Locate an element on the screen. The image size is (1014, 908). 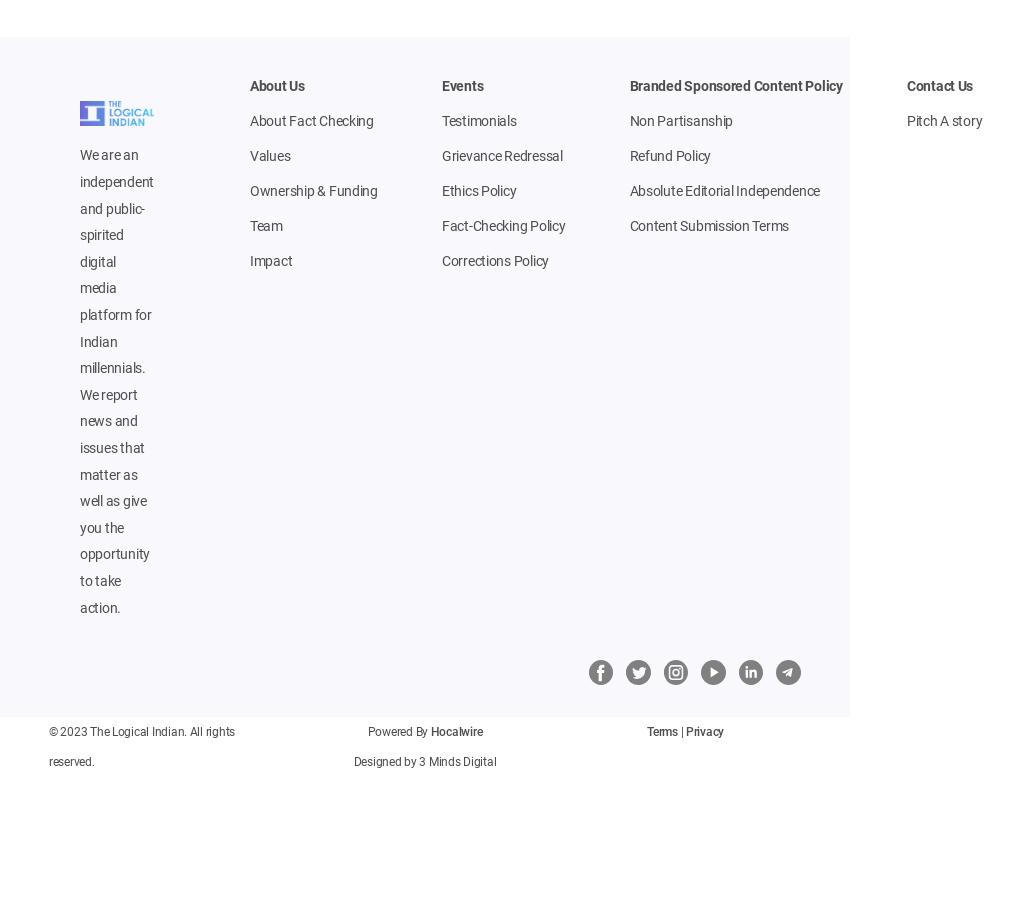
'Fact-Checking Policy' is located at coordinates (503, 226).